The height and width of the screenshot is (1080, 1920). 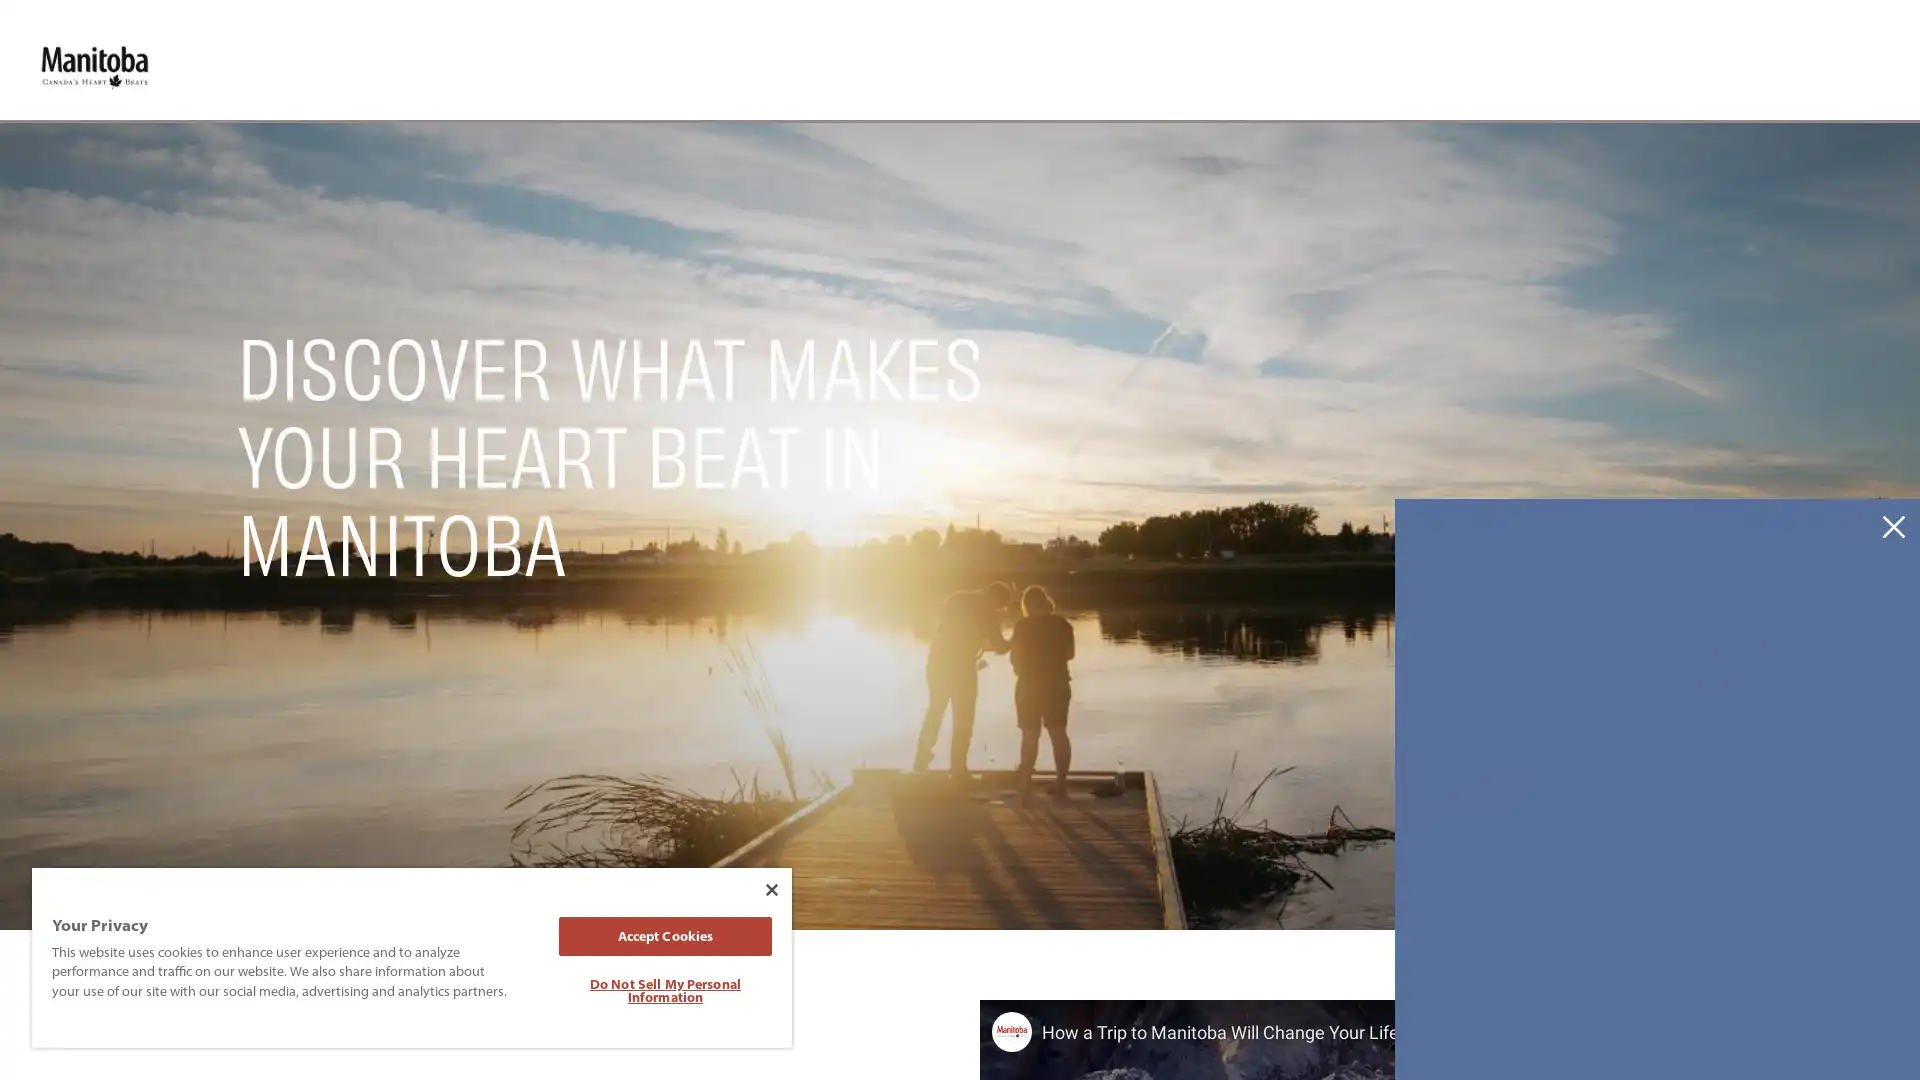 What do you see at coordinates (1893, 523) in the screenshot?
I see `Dismiss Newsletter Signup Message` at bounding box center [1893, 523].